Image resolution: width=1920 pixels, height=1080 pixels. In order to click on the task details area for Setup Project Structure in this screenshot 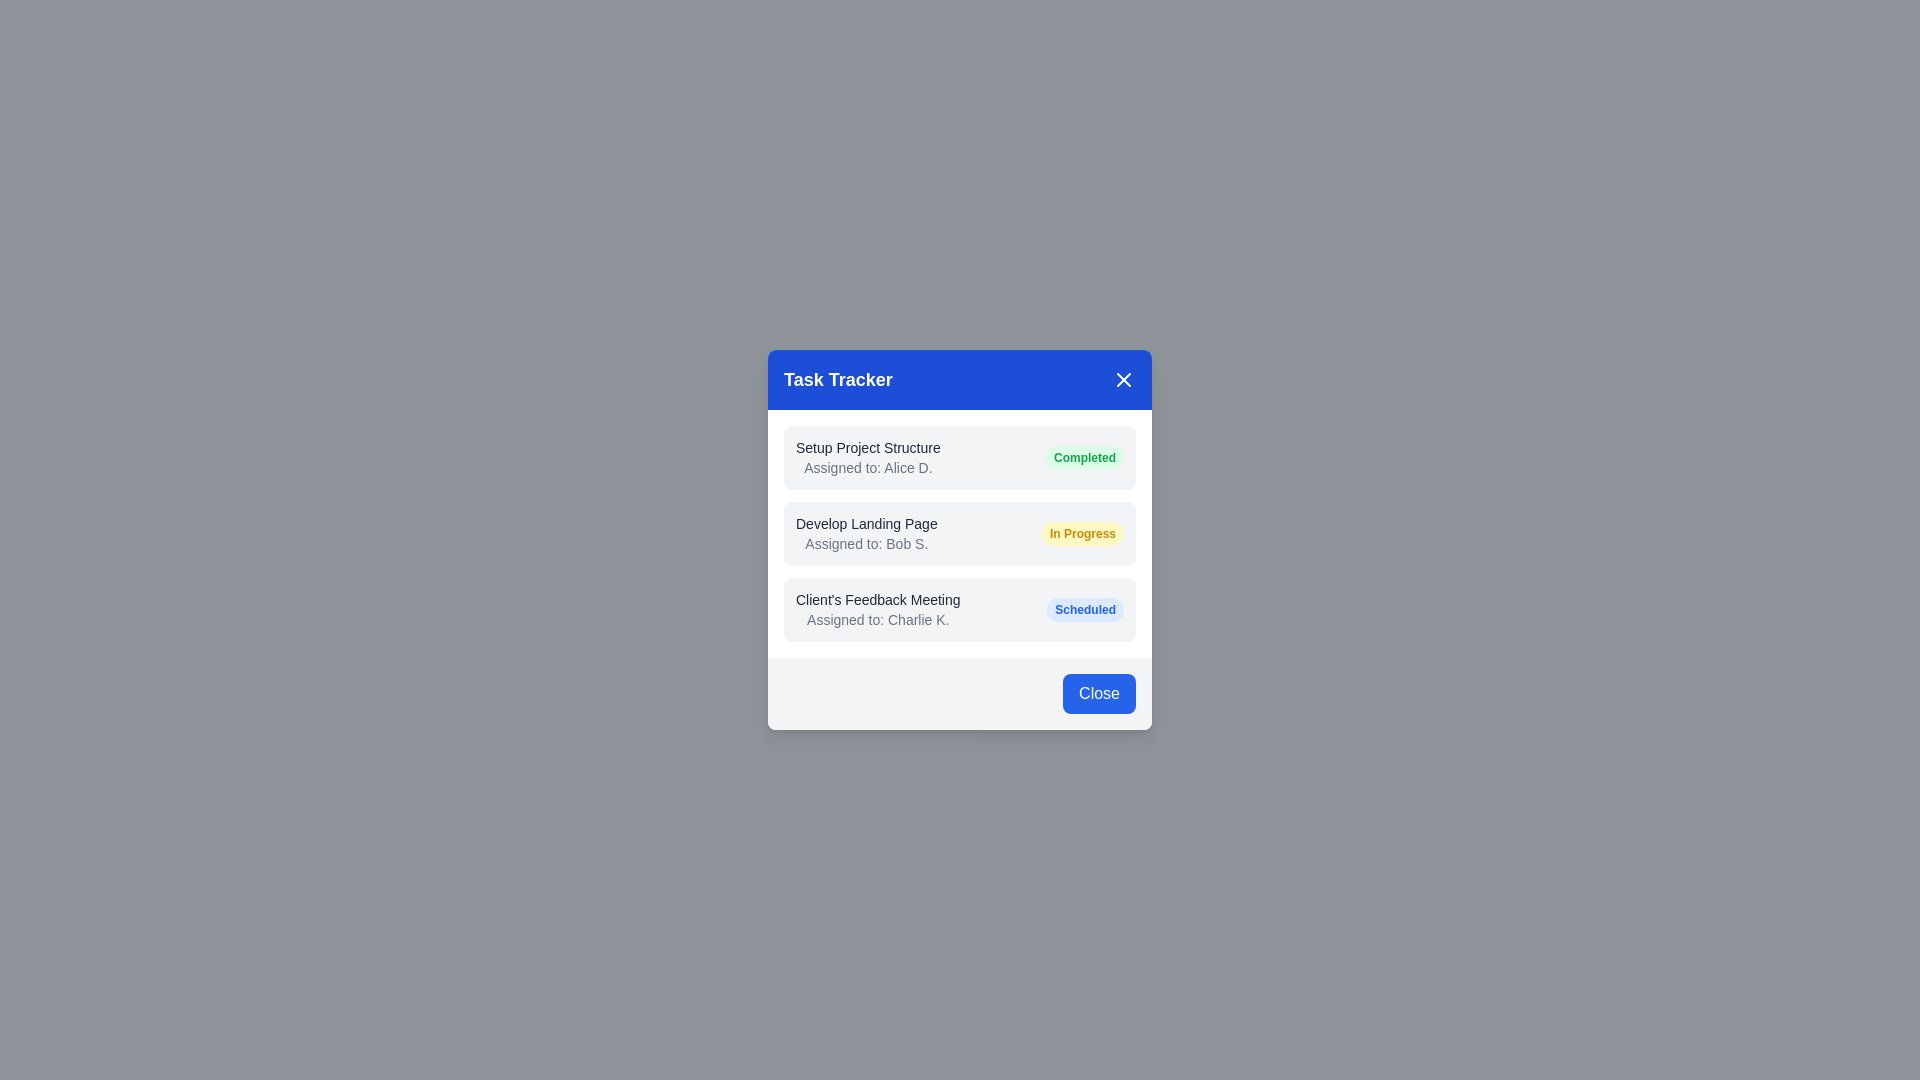, I will do `click(960, 458)`.